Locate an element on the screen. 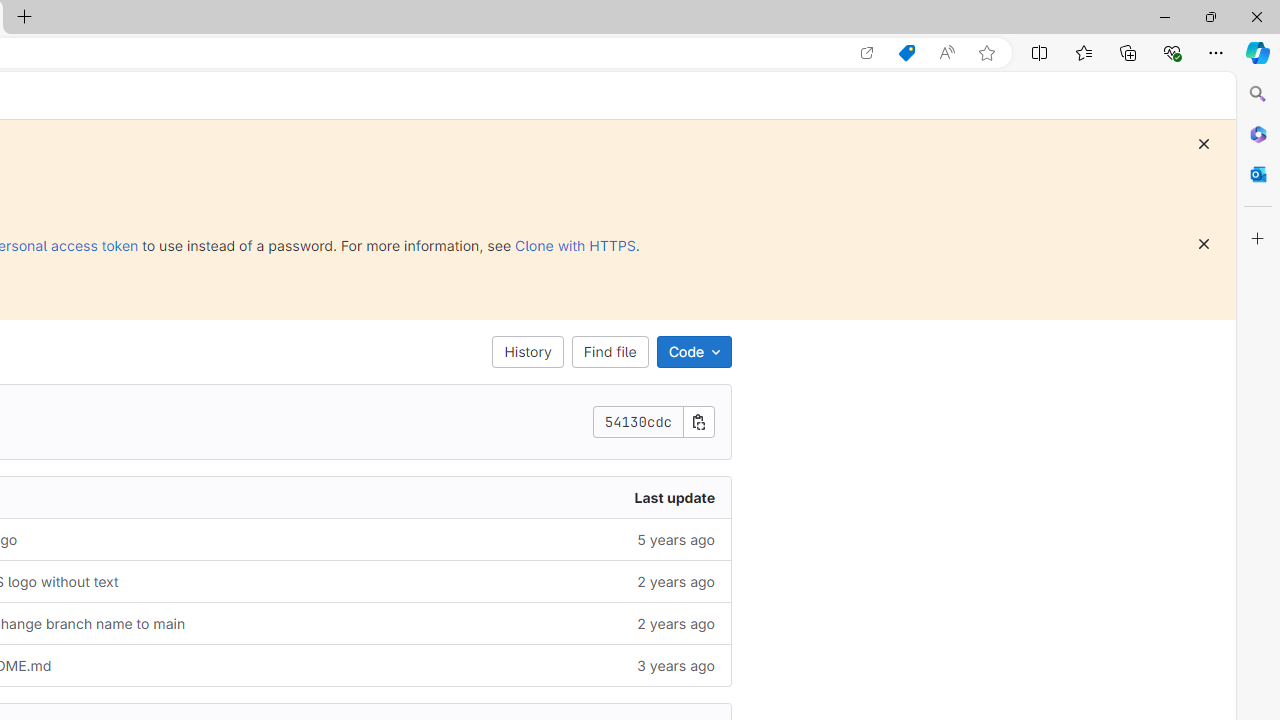 The image size is (1280, 720). 'Clone with HTTPS' is located at coordinates (574, 244).